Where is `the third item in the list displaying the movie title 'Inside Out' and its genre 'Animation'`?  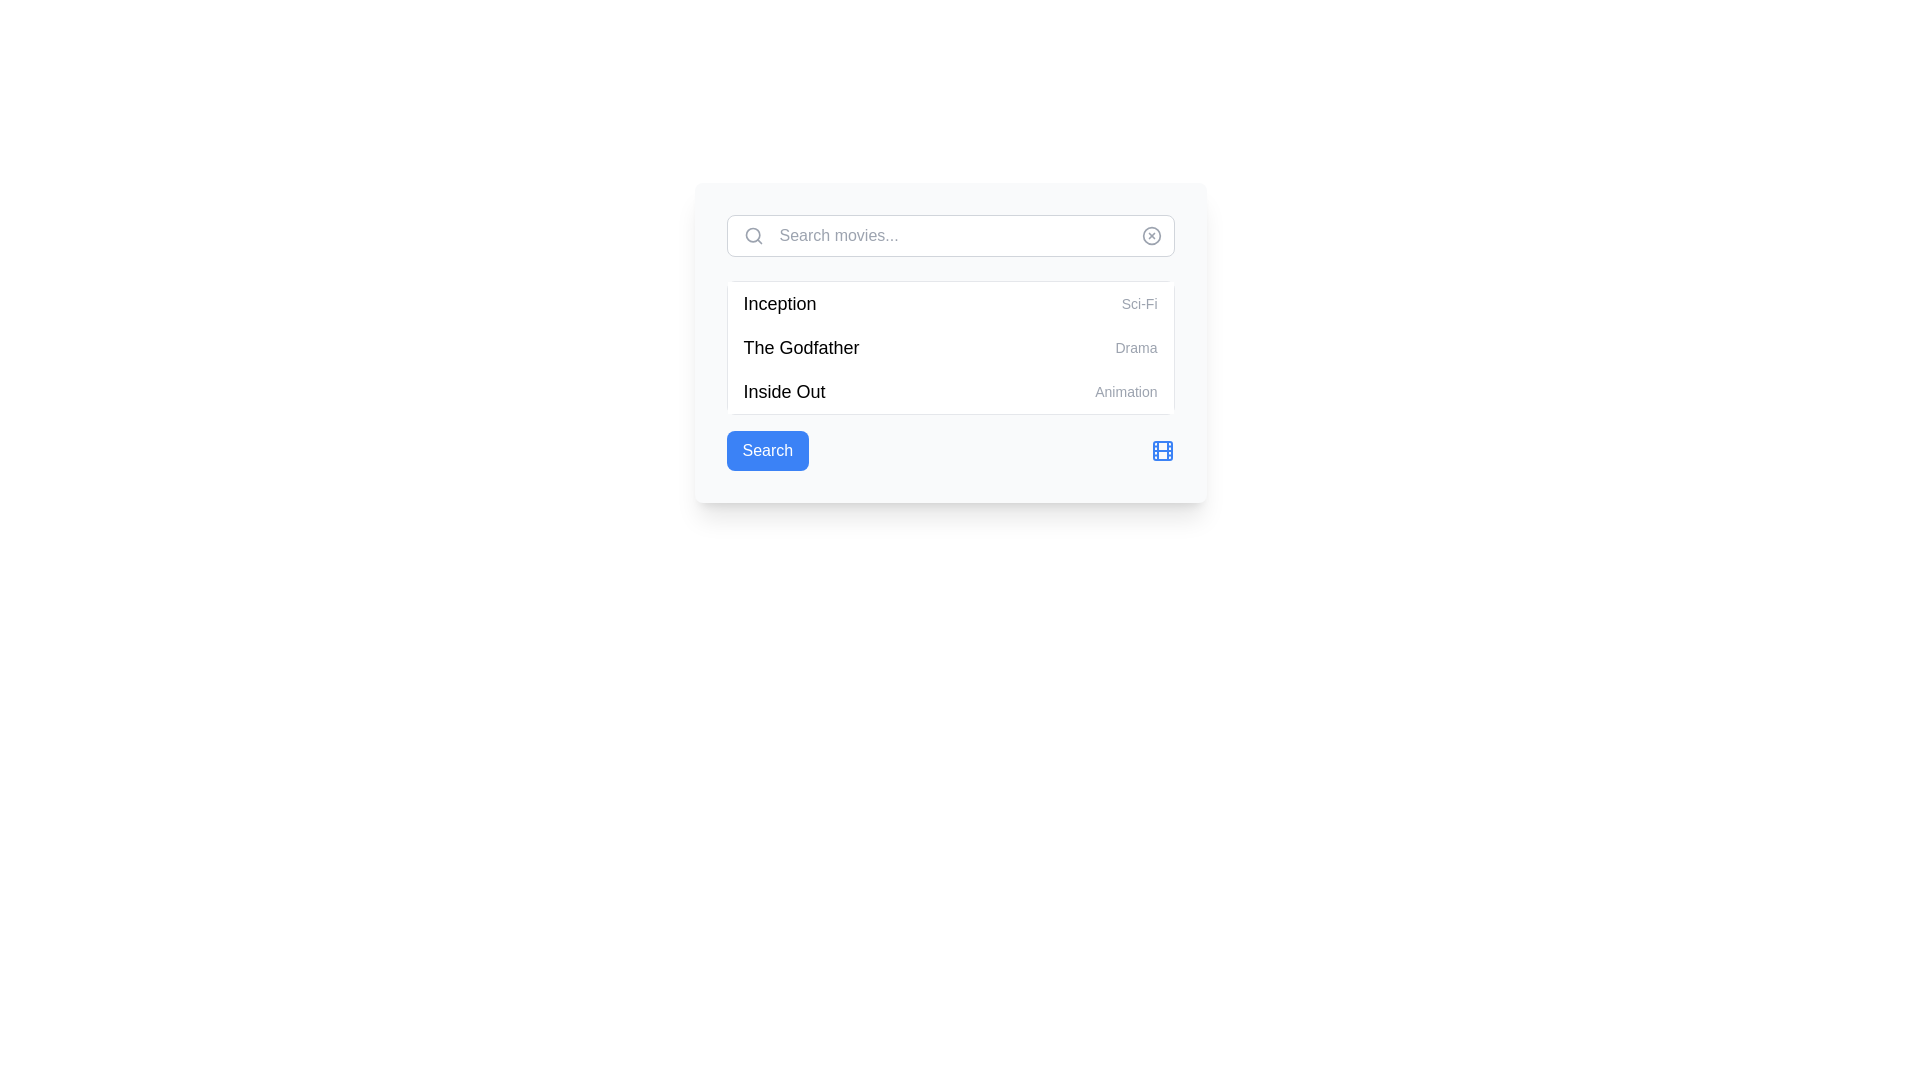
the third item in the list displaying the movie title 'Inside Out' and its genre 'Animation' is located at coordinates (949, 392).